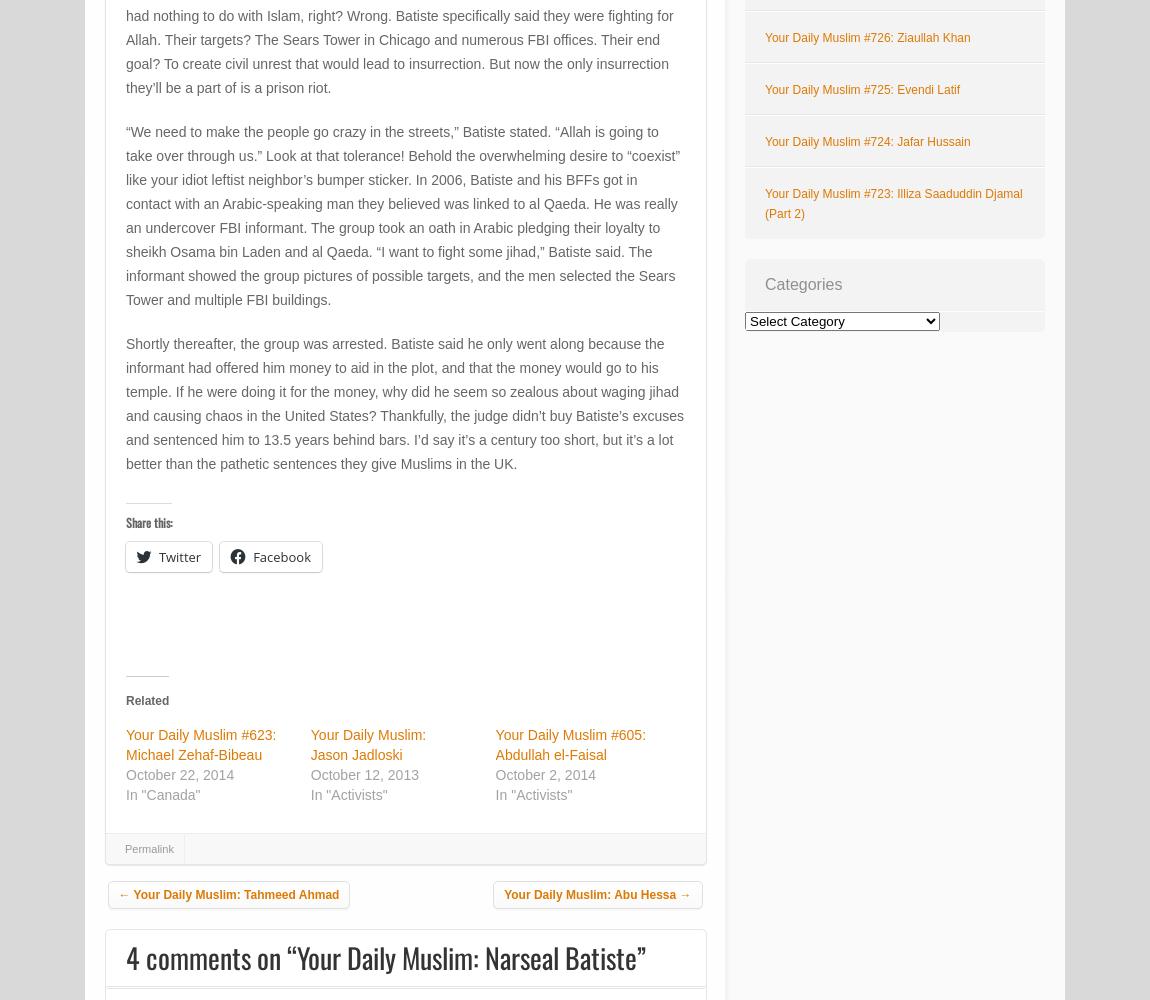 The width and height of the screenshot is (1150, 1000). What do you see at coordinates (467, 956) in the screenshot?
I see `'Your Daily Muslim: Narseal Batiste'` at bounding box center [467, 956].